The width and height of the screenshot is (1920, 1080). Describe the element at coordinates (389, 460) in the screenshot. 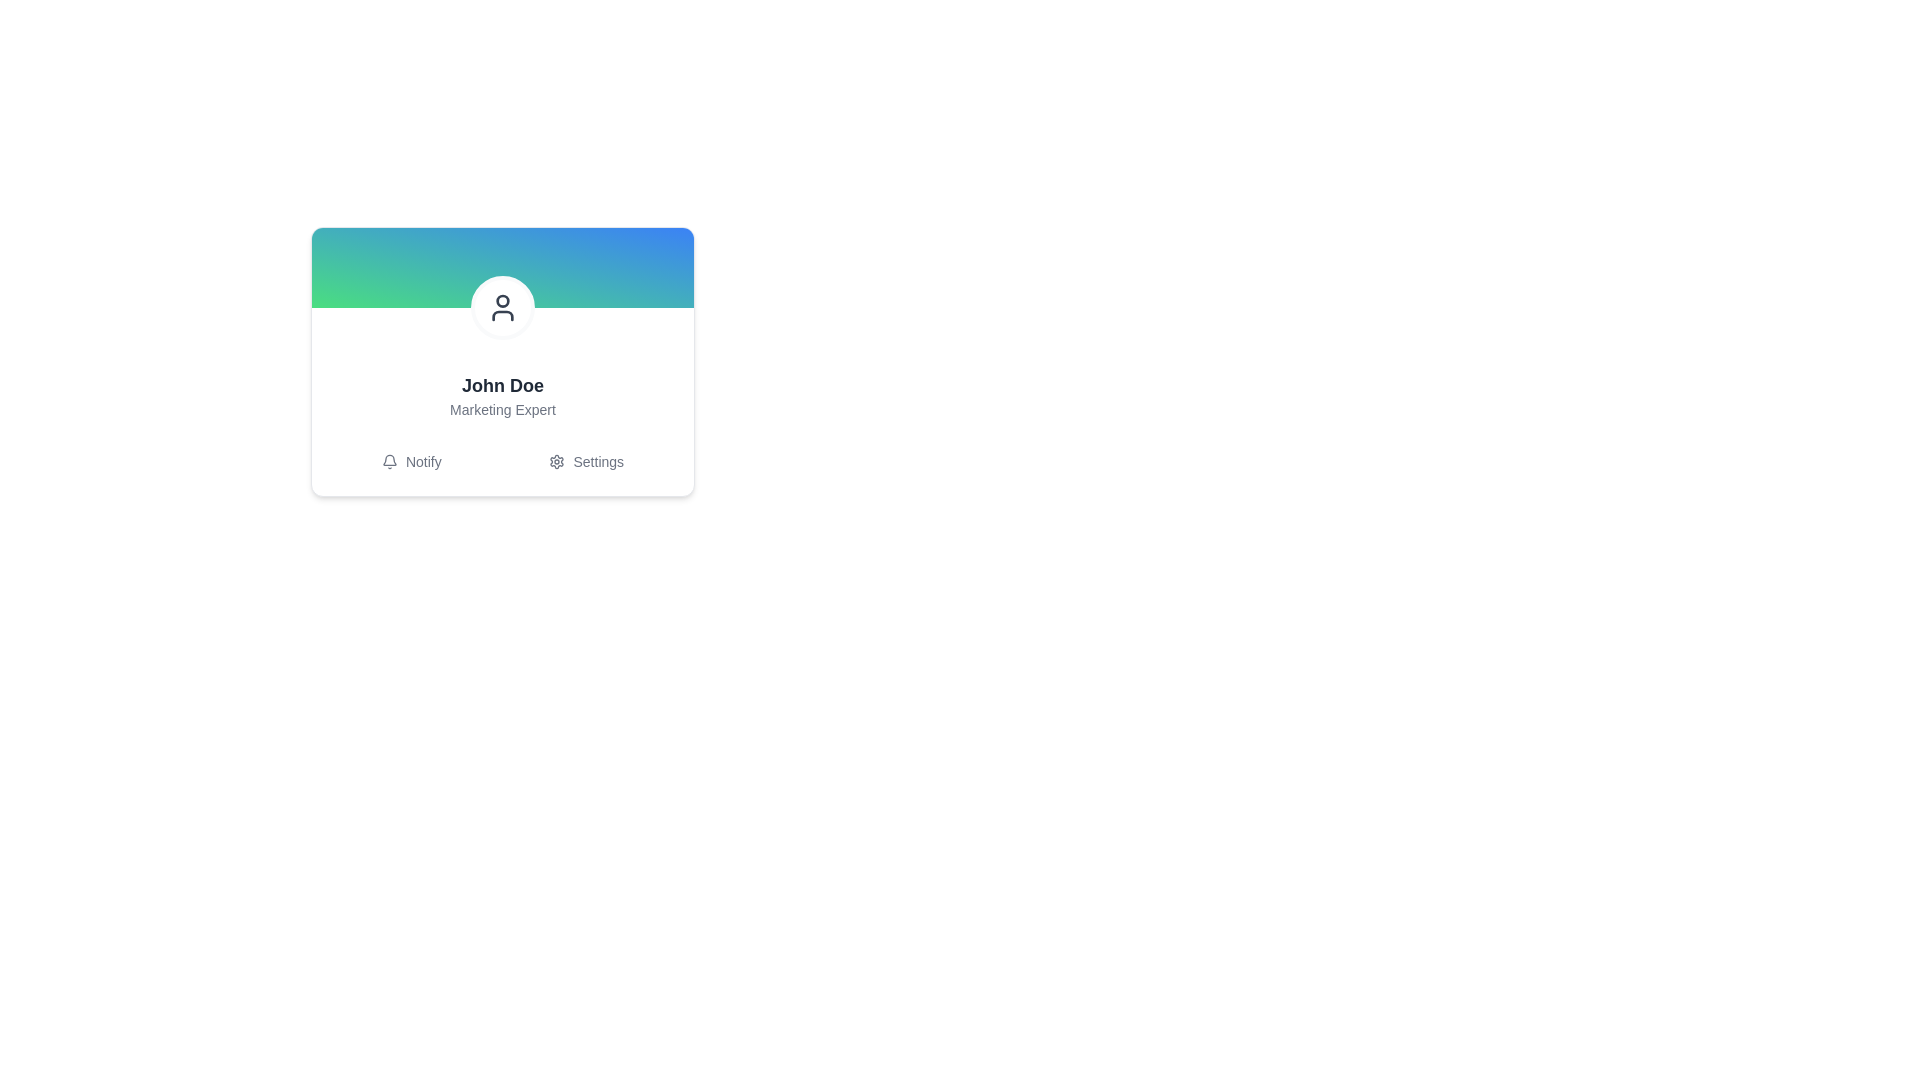

I see `the notification indicator icon located at the left bottom part of the card interface, which is near the 'Notify' label` at that location.